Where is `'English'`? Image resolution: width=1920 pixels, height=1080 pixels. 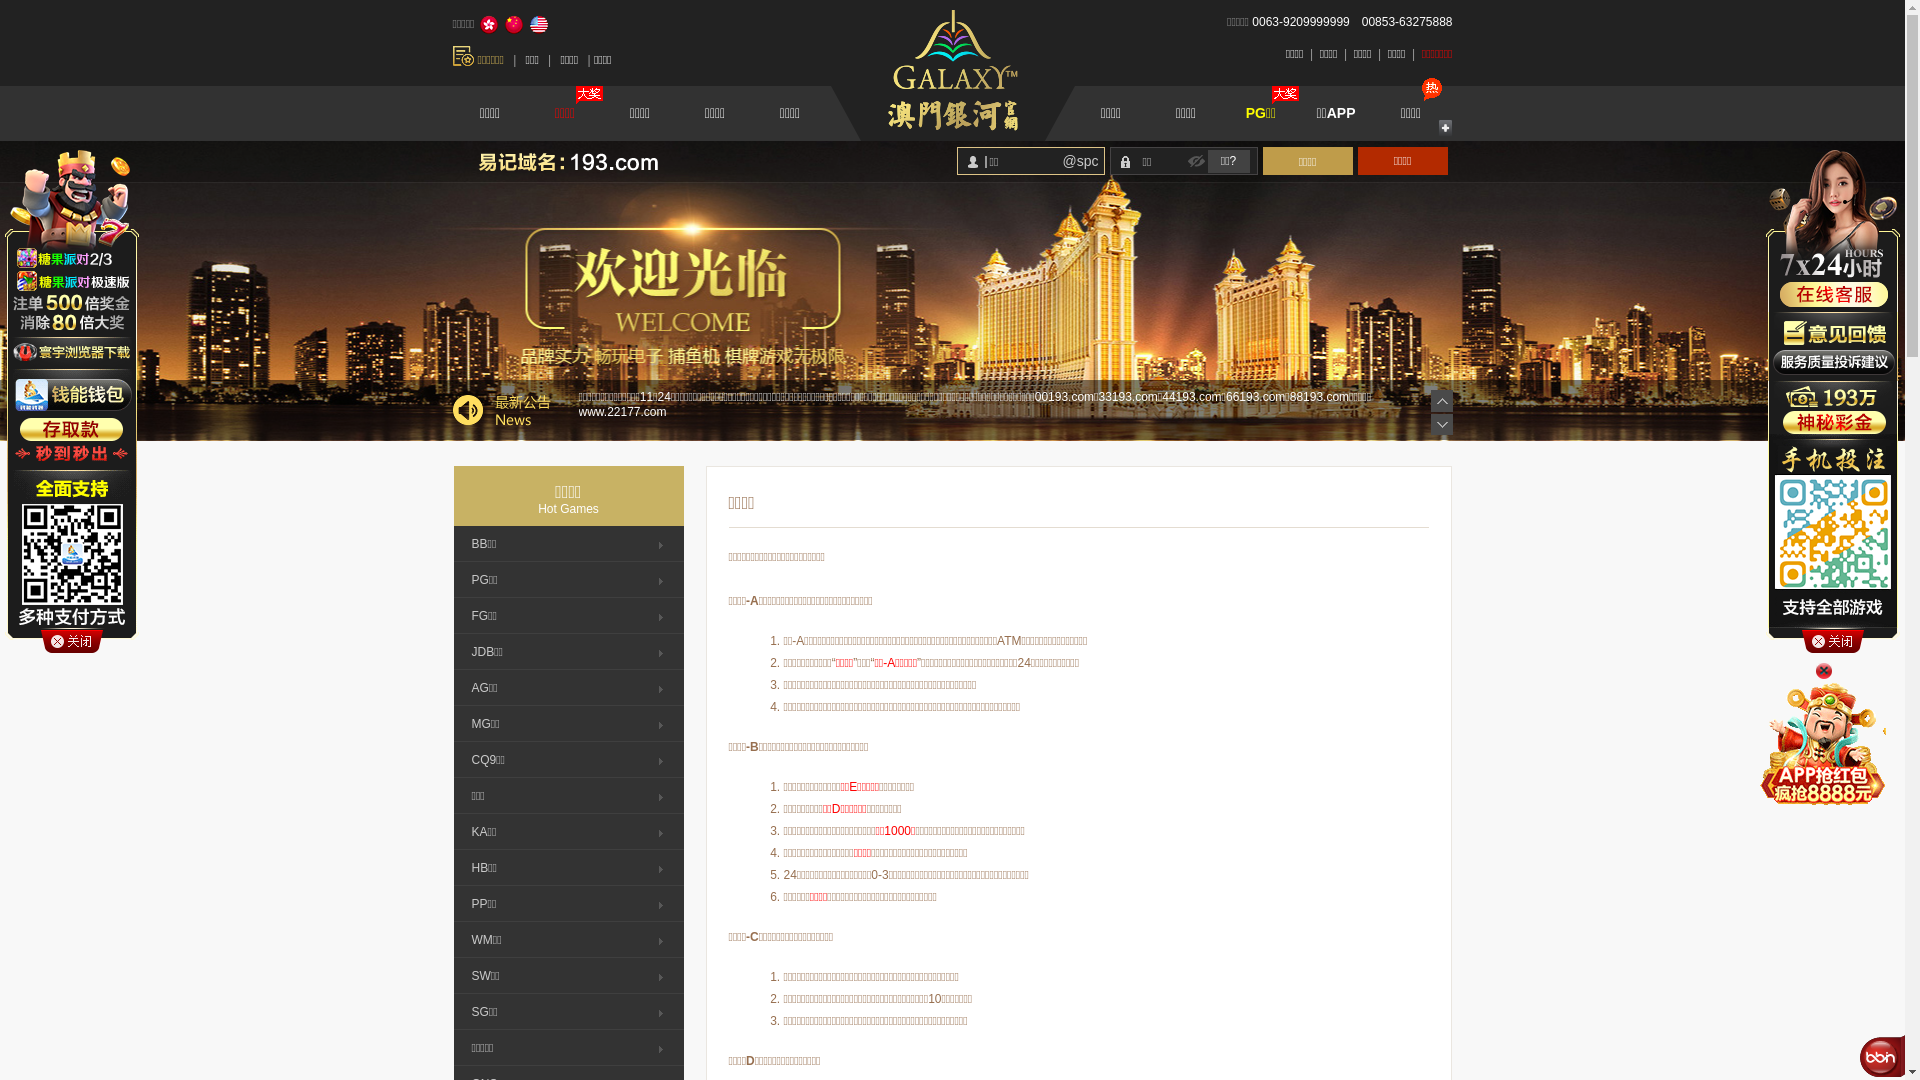 'English' is located at coordinates (538, 24).